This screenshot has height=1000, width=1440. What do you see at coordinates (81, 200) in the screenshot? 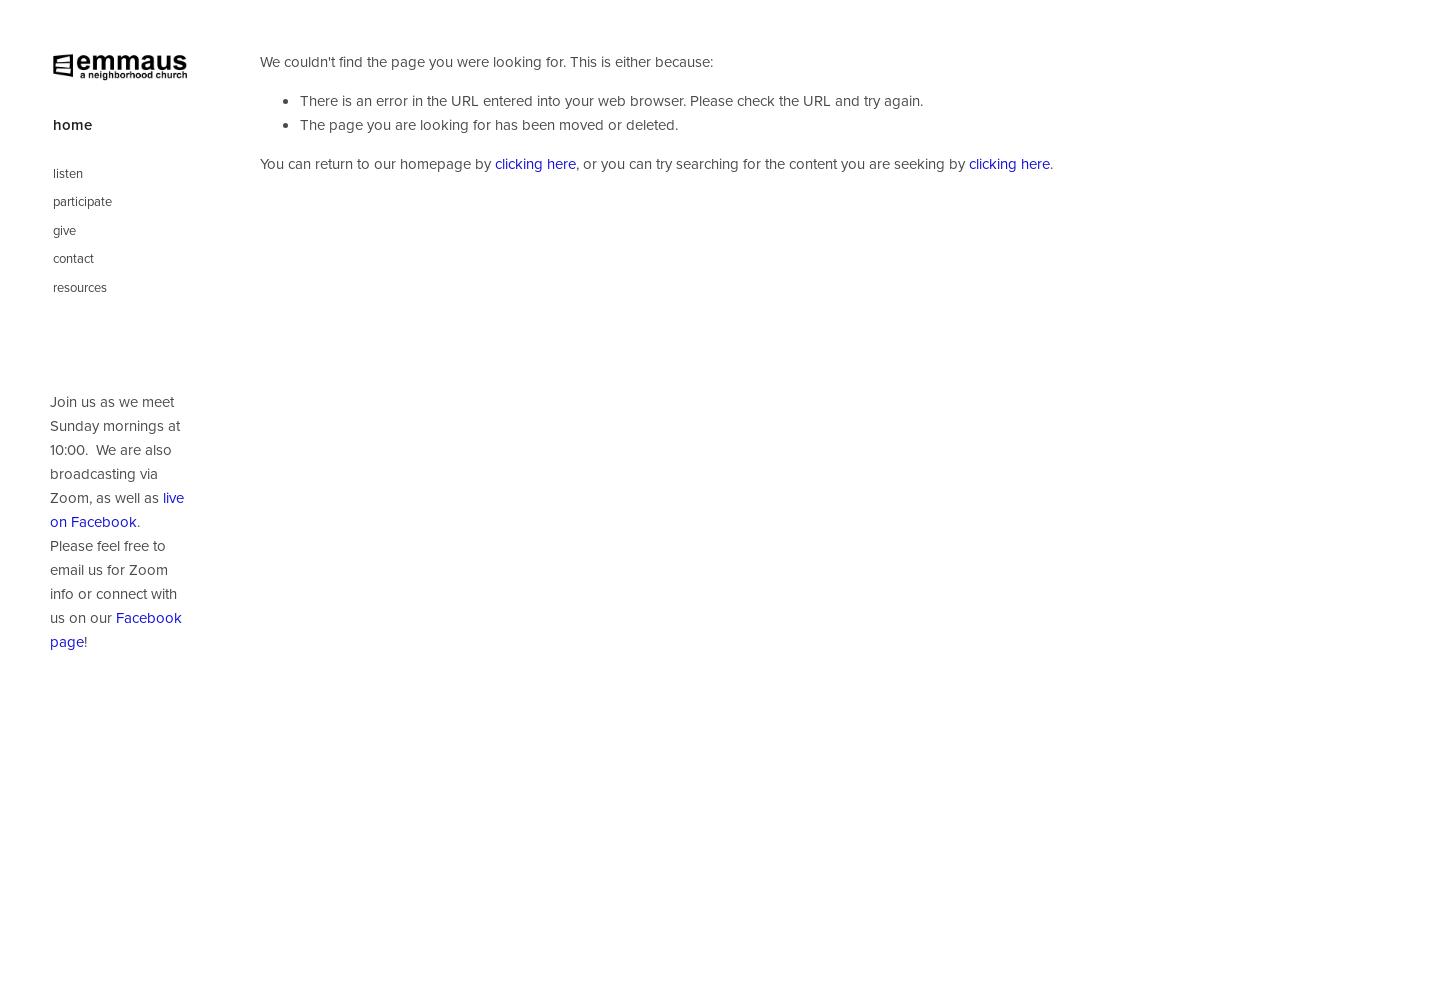
I see `'participate'` at bounding box center [81, 200].